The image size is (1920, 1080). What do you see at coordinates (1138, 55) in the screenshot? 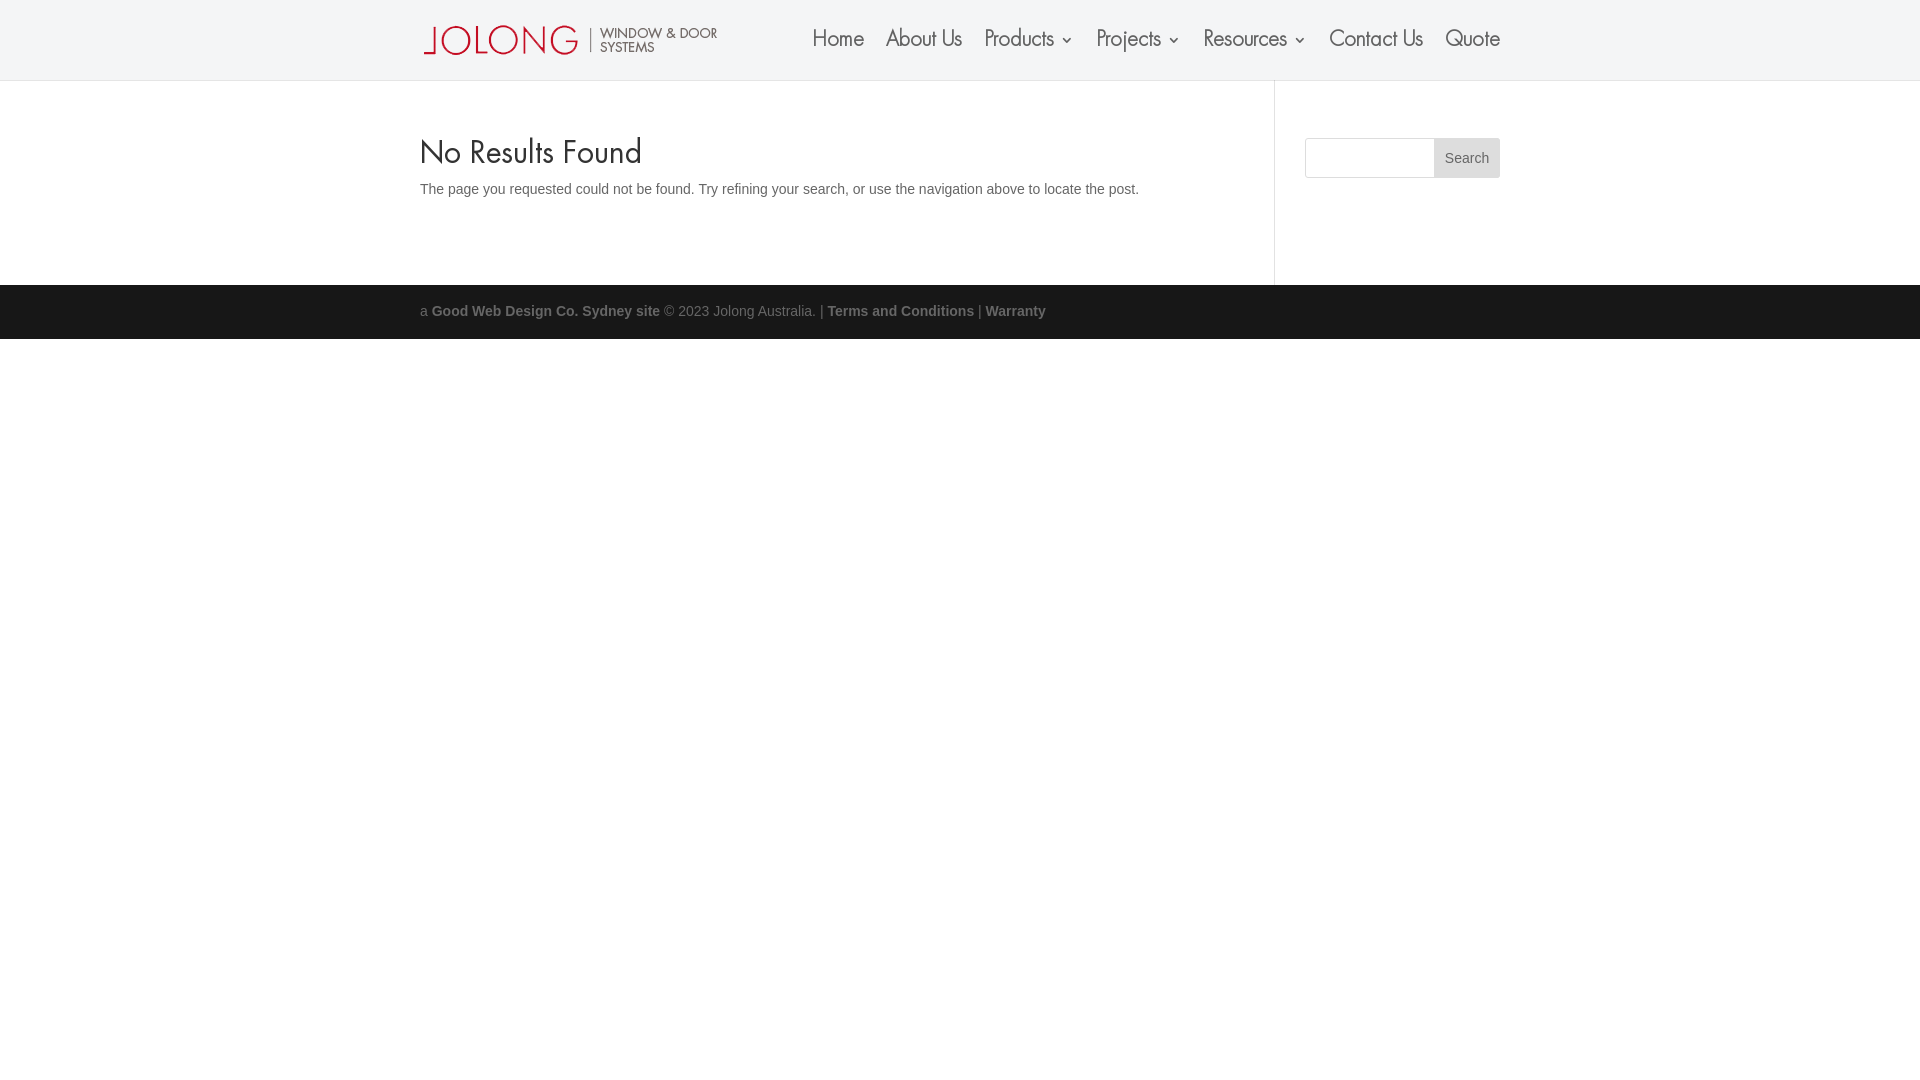
I see `'Projects'` at bounding box center [1138, 55].